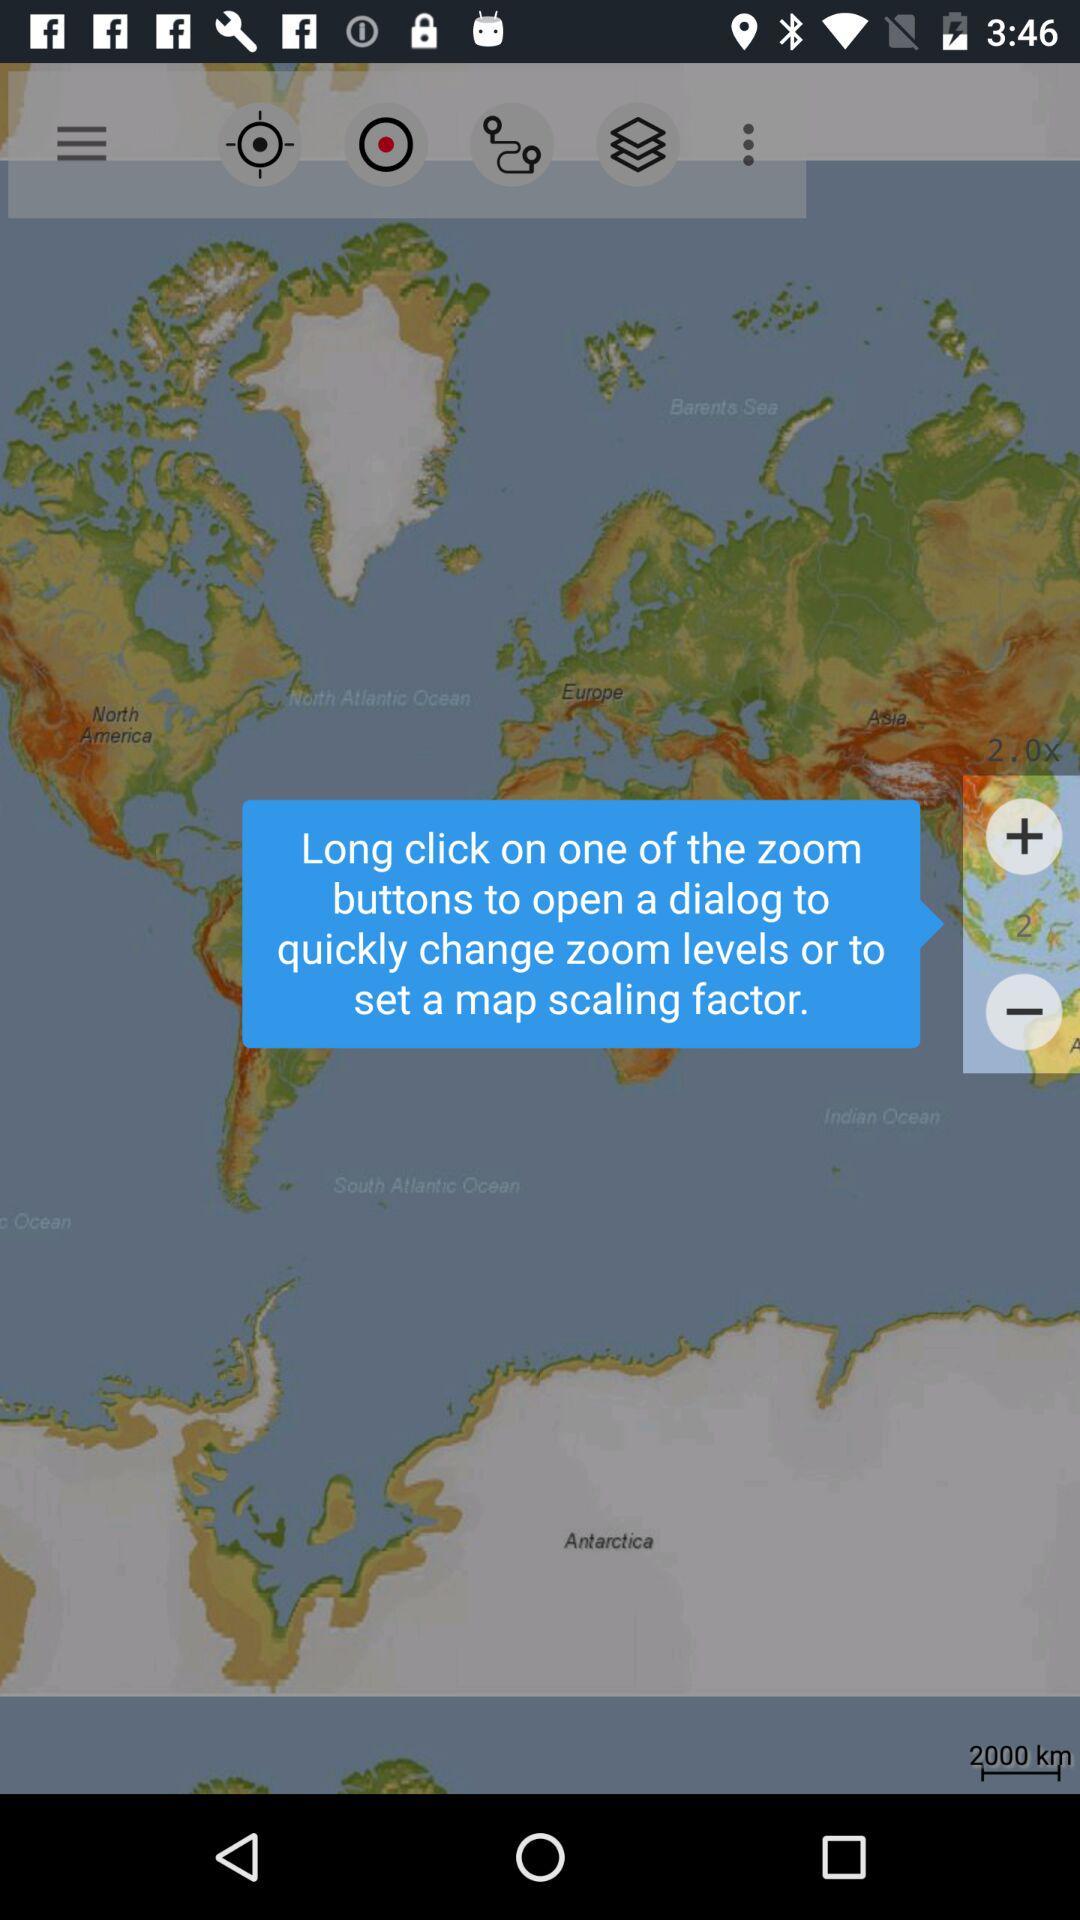 Image resolution: width=1080 pixels, height=1920 pixels. Describe the element at coordinates (258, 143) in the screenshot. I see `the current location icon` at that location.